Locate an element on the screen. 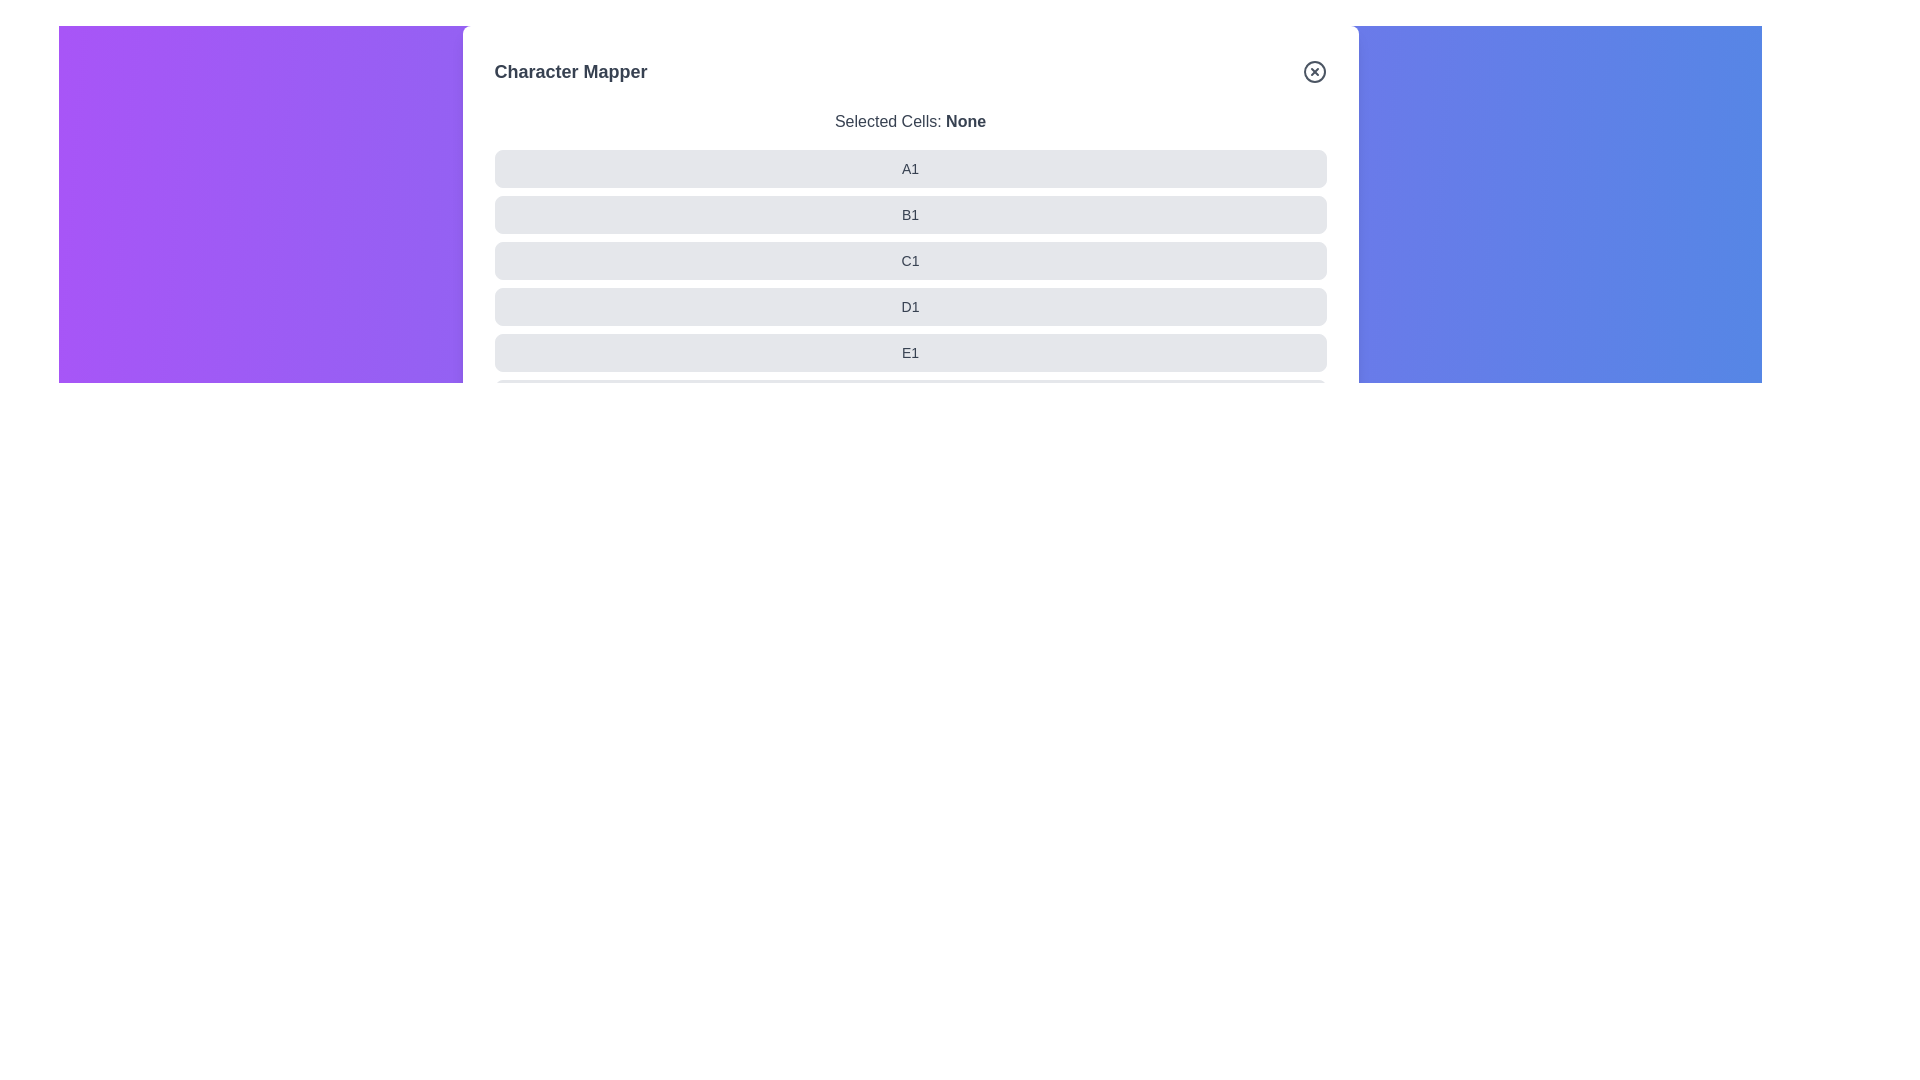 This screenshot has height=1080, width=1920. the cell labeled A1 in the grid is located at coordinates (494, 168).